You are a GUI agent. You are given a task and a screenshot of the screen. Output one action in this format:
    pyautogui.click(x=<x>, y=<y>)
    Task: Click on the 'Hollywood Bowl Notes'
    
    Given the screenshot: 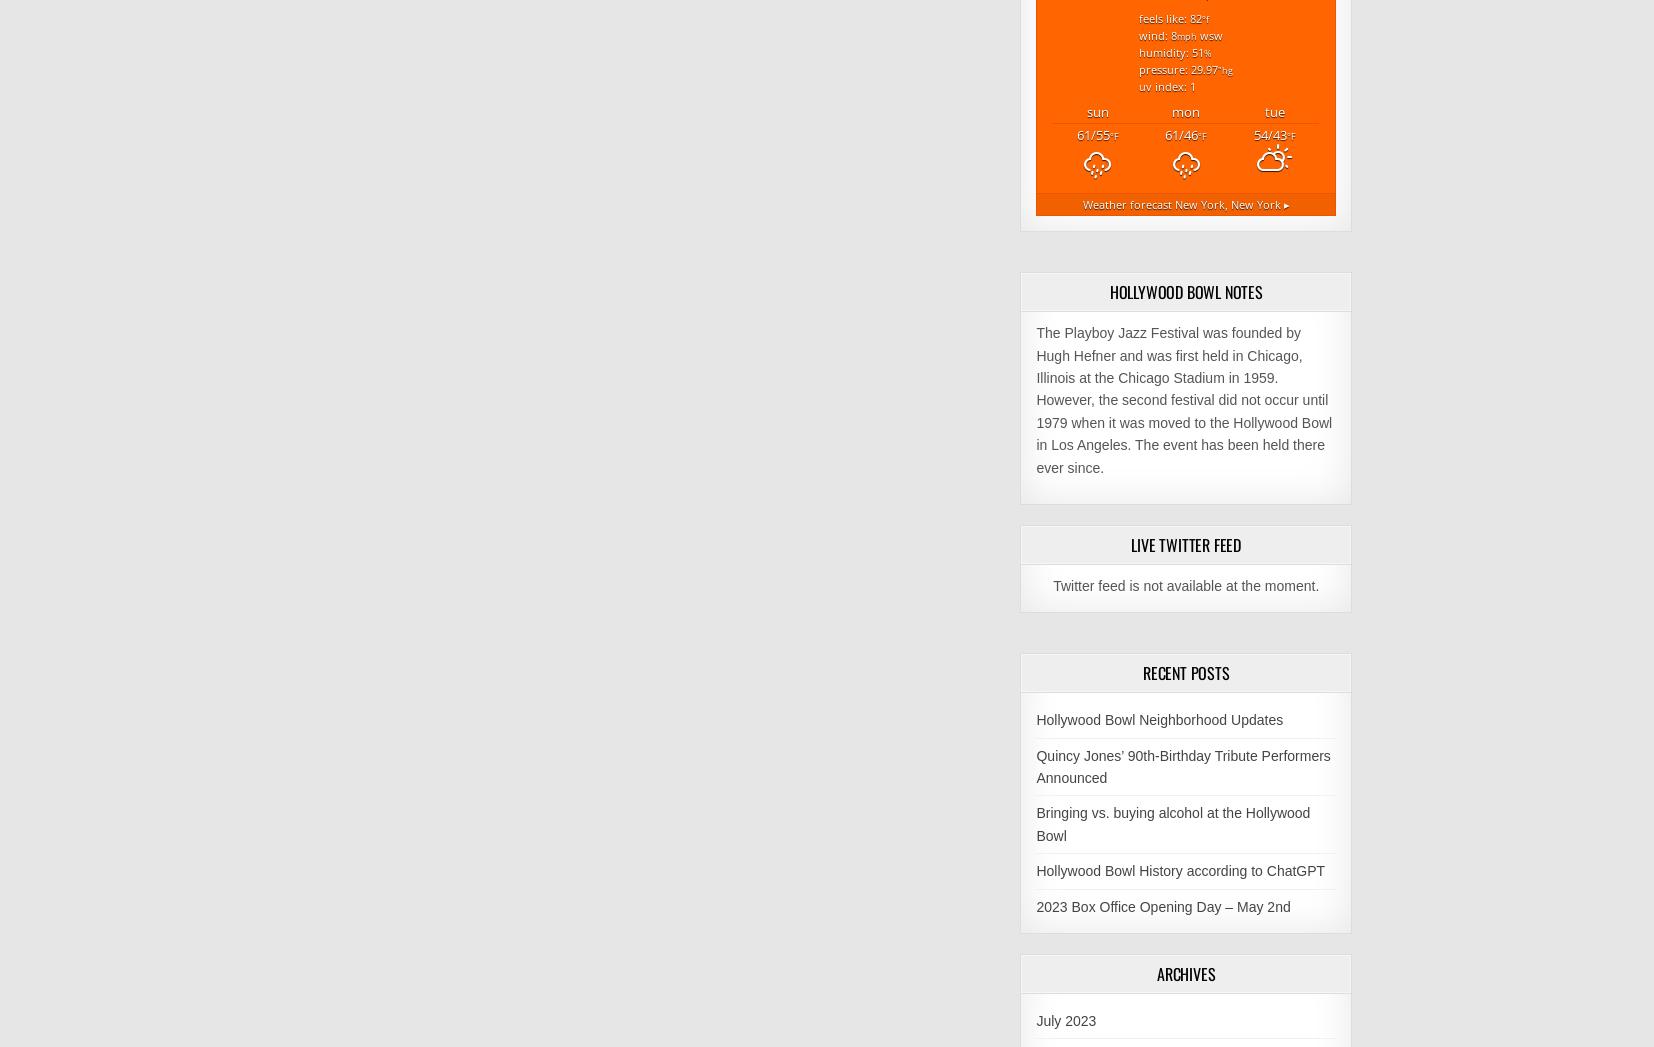 What is the action you would take?
    pyautogui.click(x=1184, y=291)
    